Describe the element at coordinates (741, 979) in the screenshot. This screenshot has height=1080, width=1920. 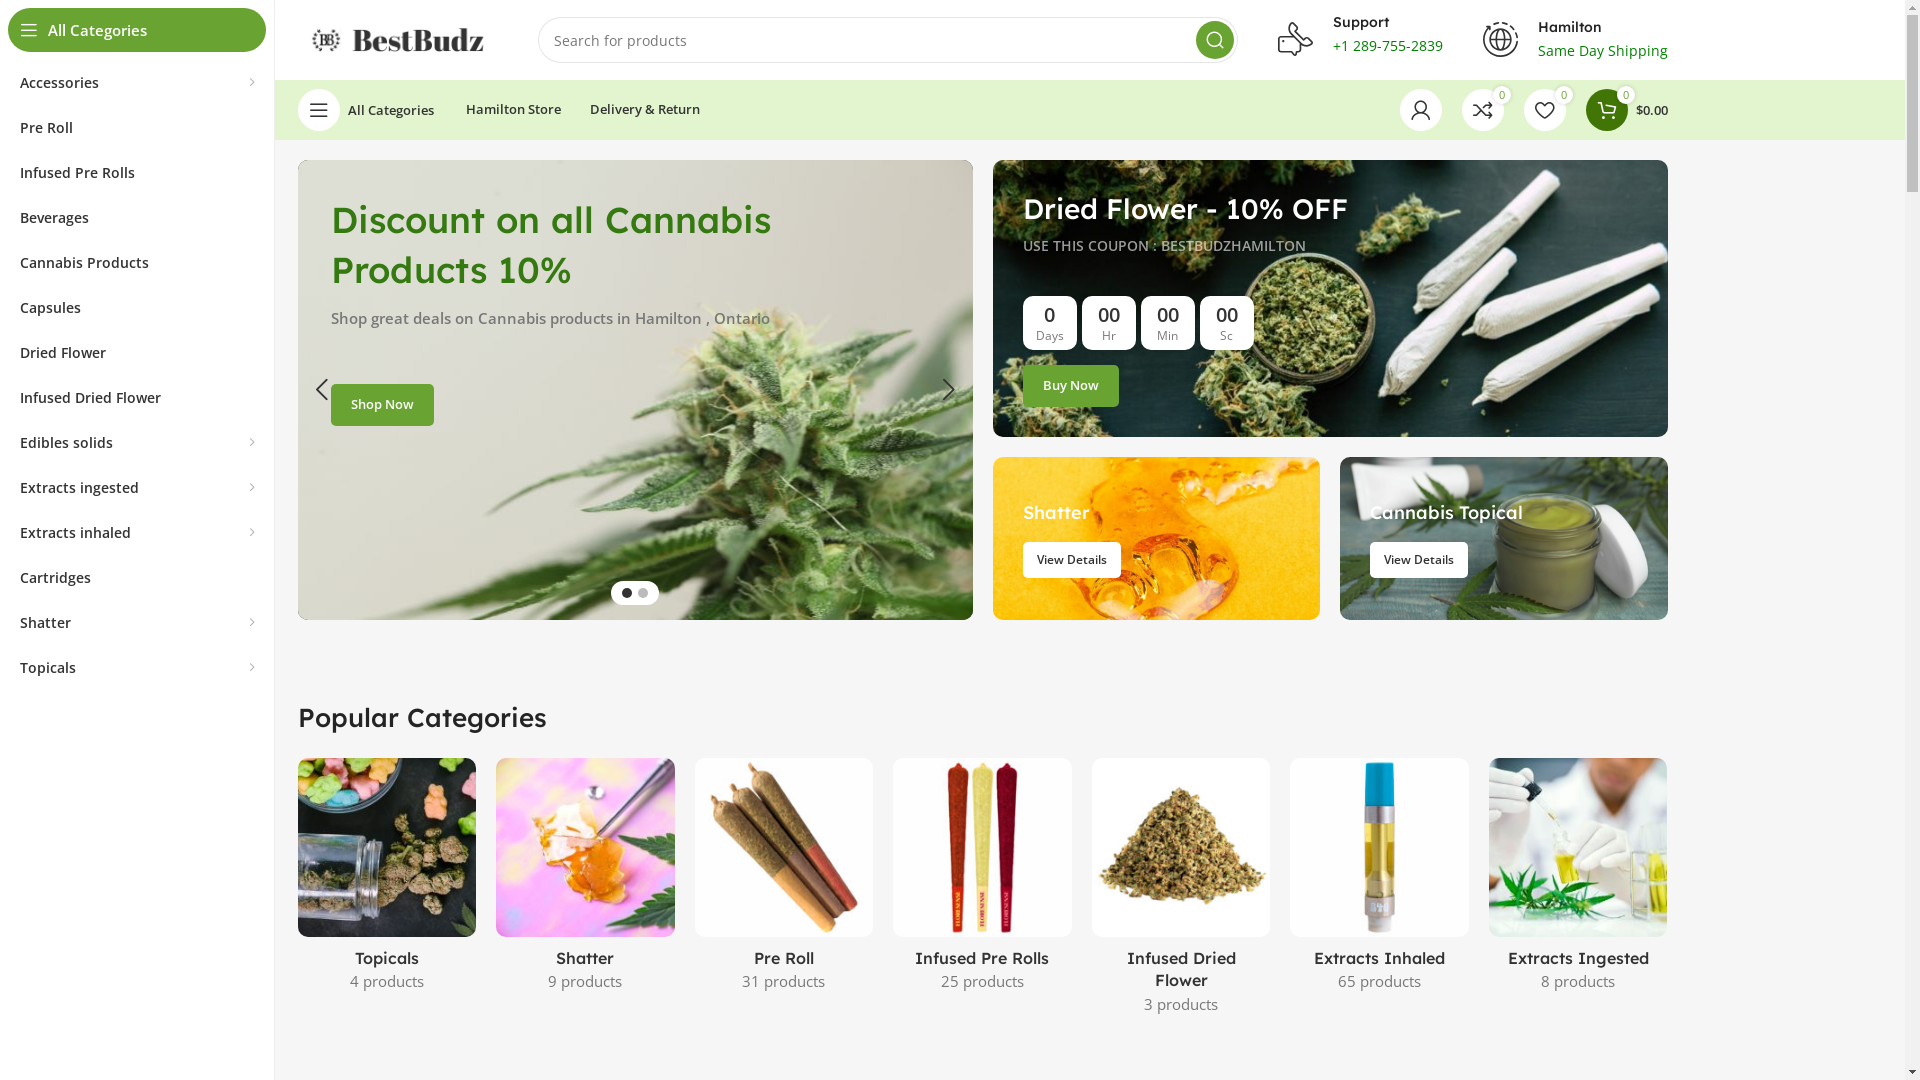
I see `'31 products'` at that location.